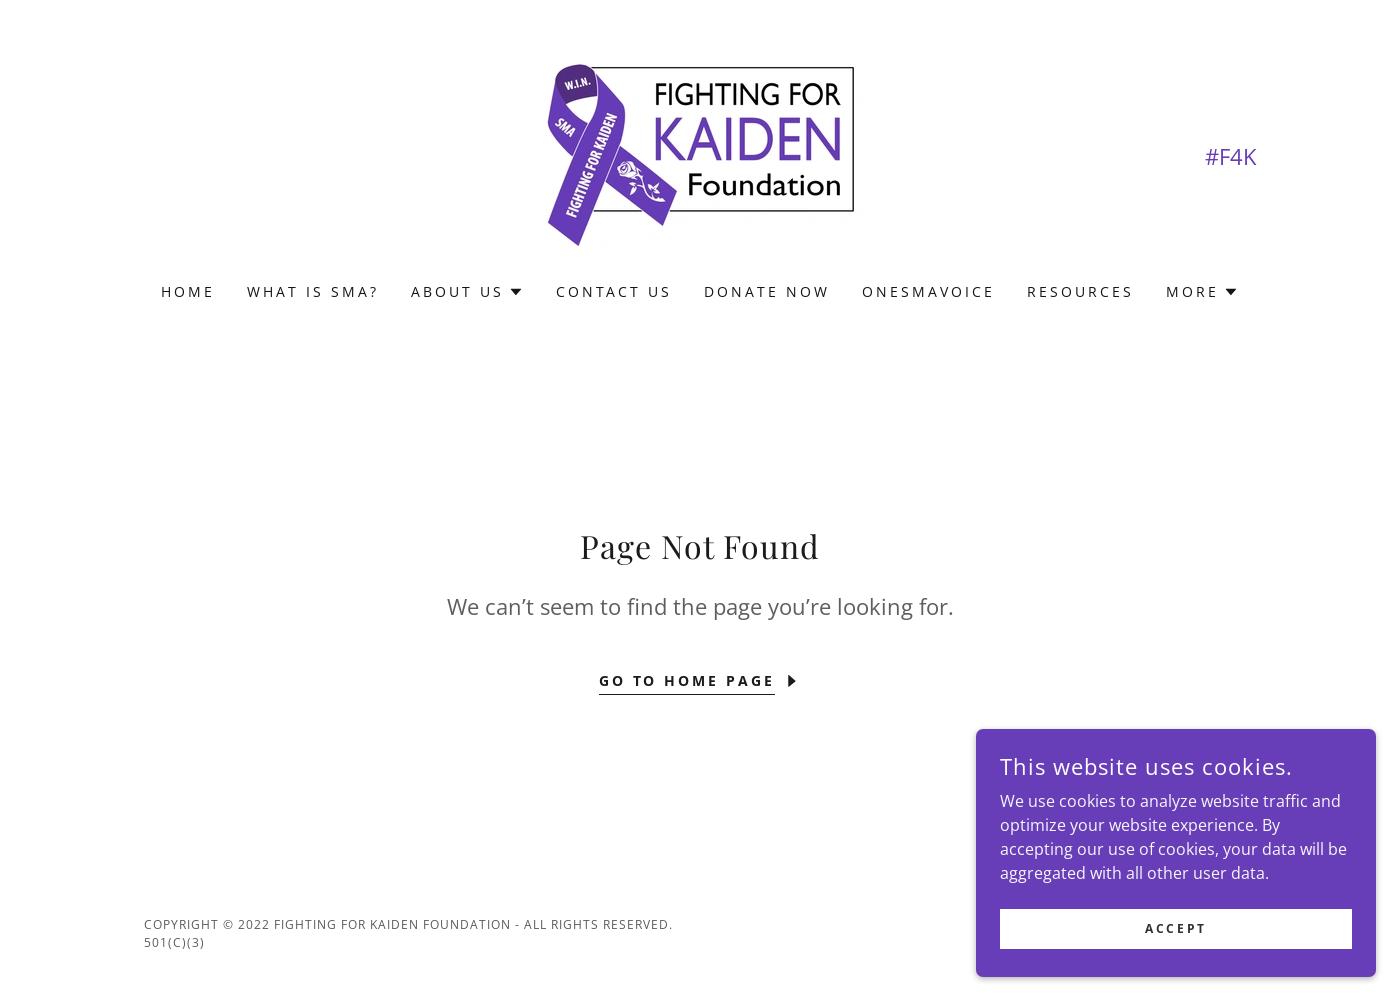  What do you see at coordinates (1189, 933) in the screenshot?
I see `'GoDaddy'` at bounding box center [1189, 933].